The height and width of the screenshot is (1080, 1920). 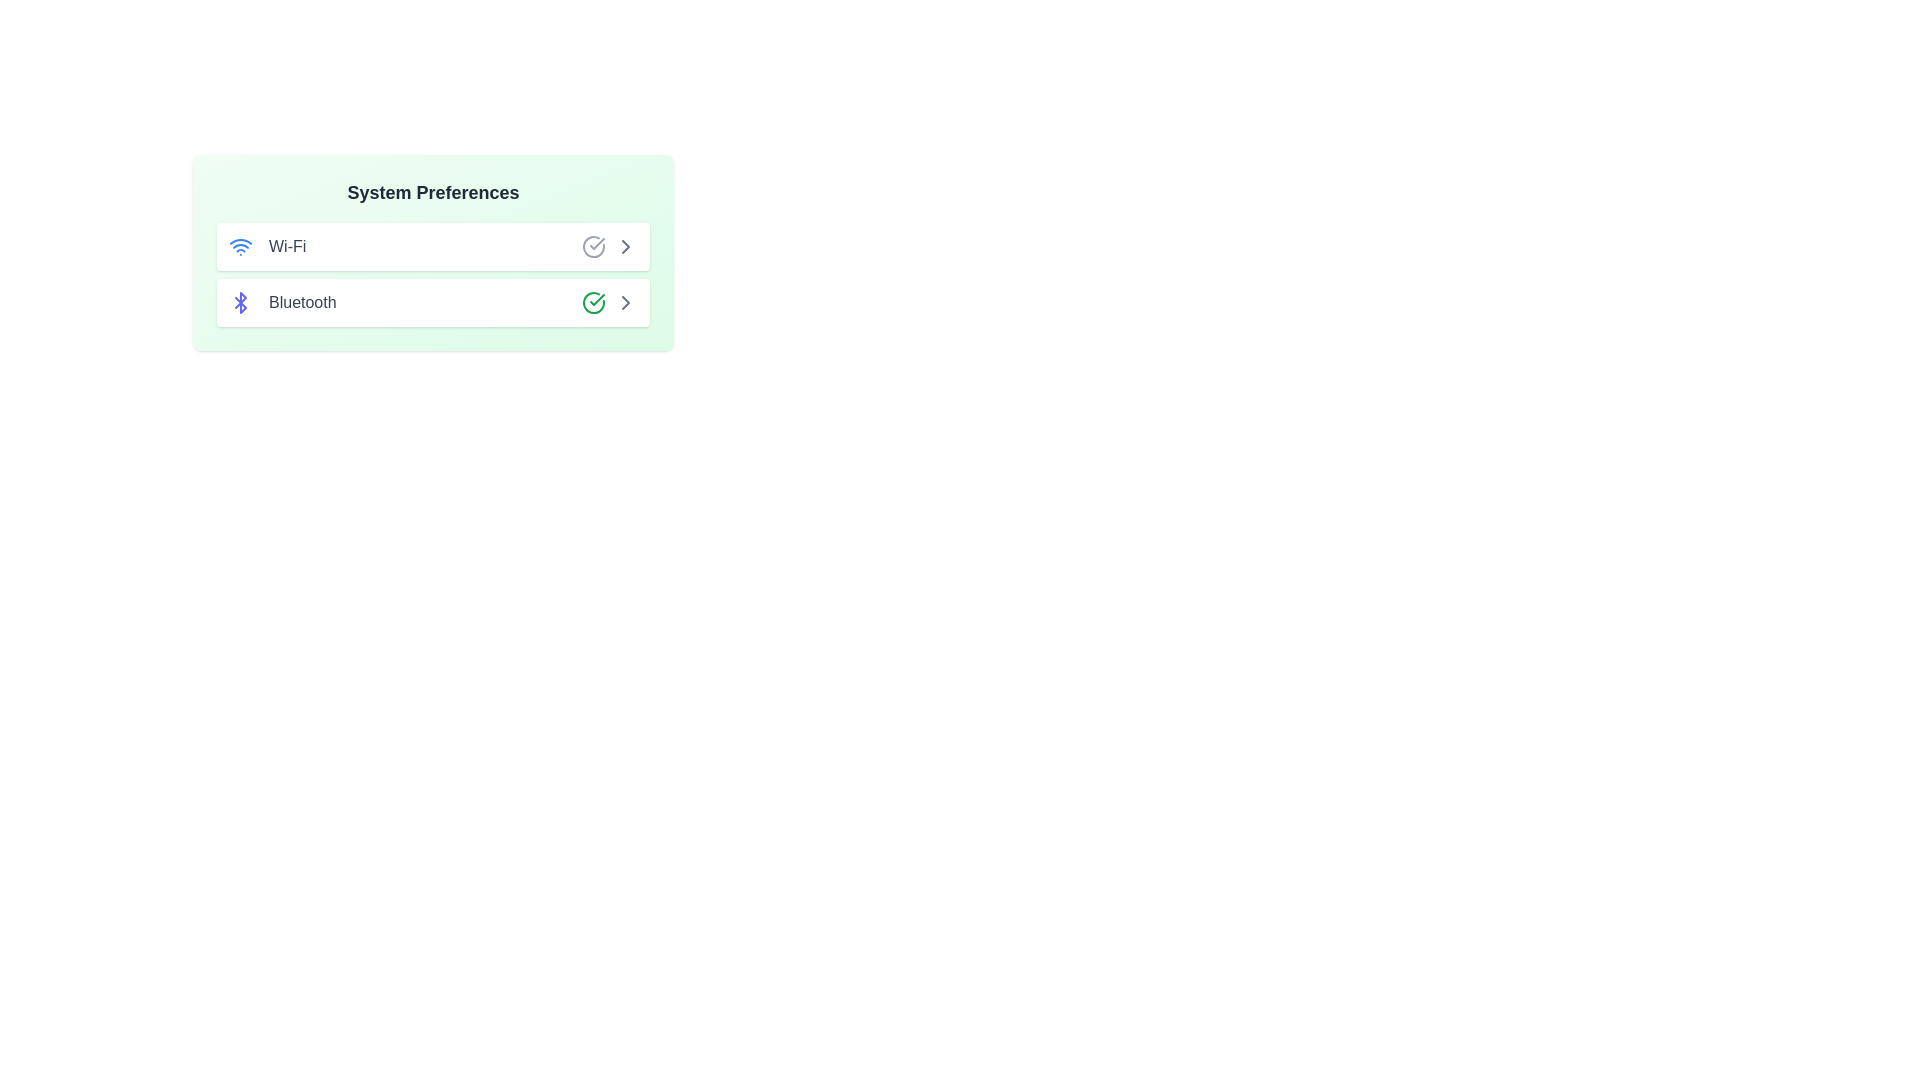 What do you see at coordinates (624, 245) in the screenshot?
I see `ChevronRight icon next to the Wi-Fi option to toggle its status` at bounding box center [624, 245].